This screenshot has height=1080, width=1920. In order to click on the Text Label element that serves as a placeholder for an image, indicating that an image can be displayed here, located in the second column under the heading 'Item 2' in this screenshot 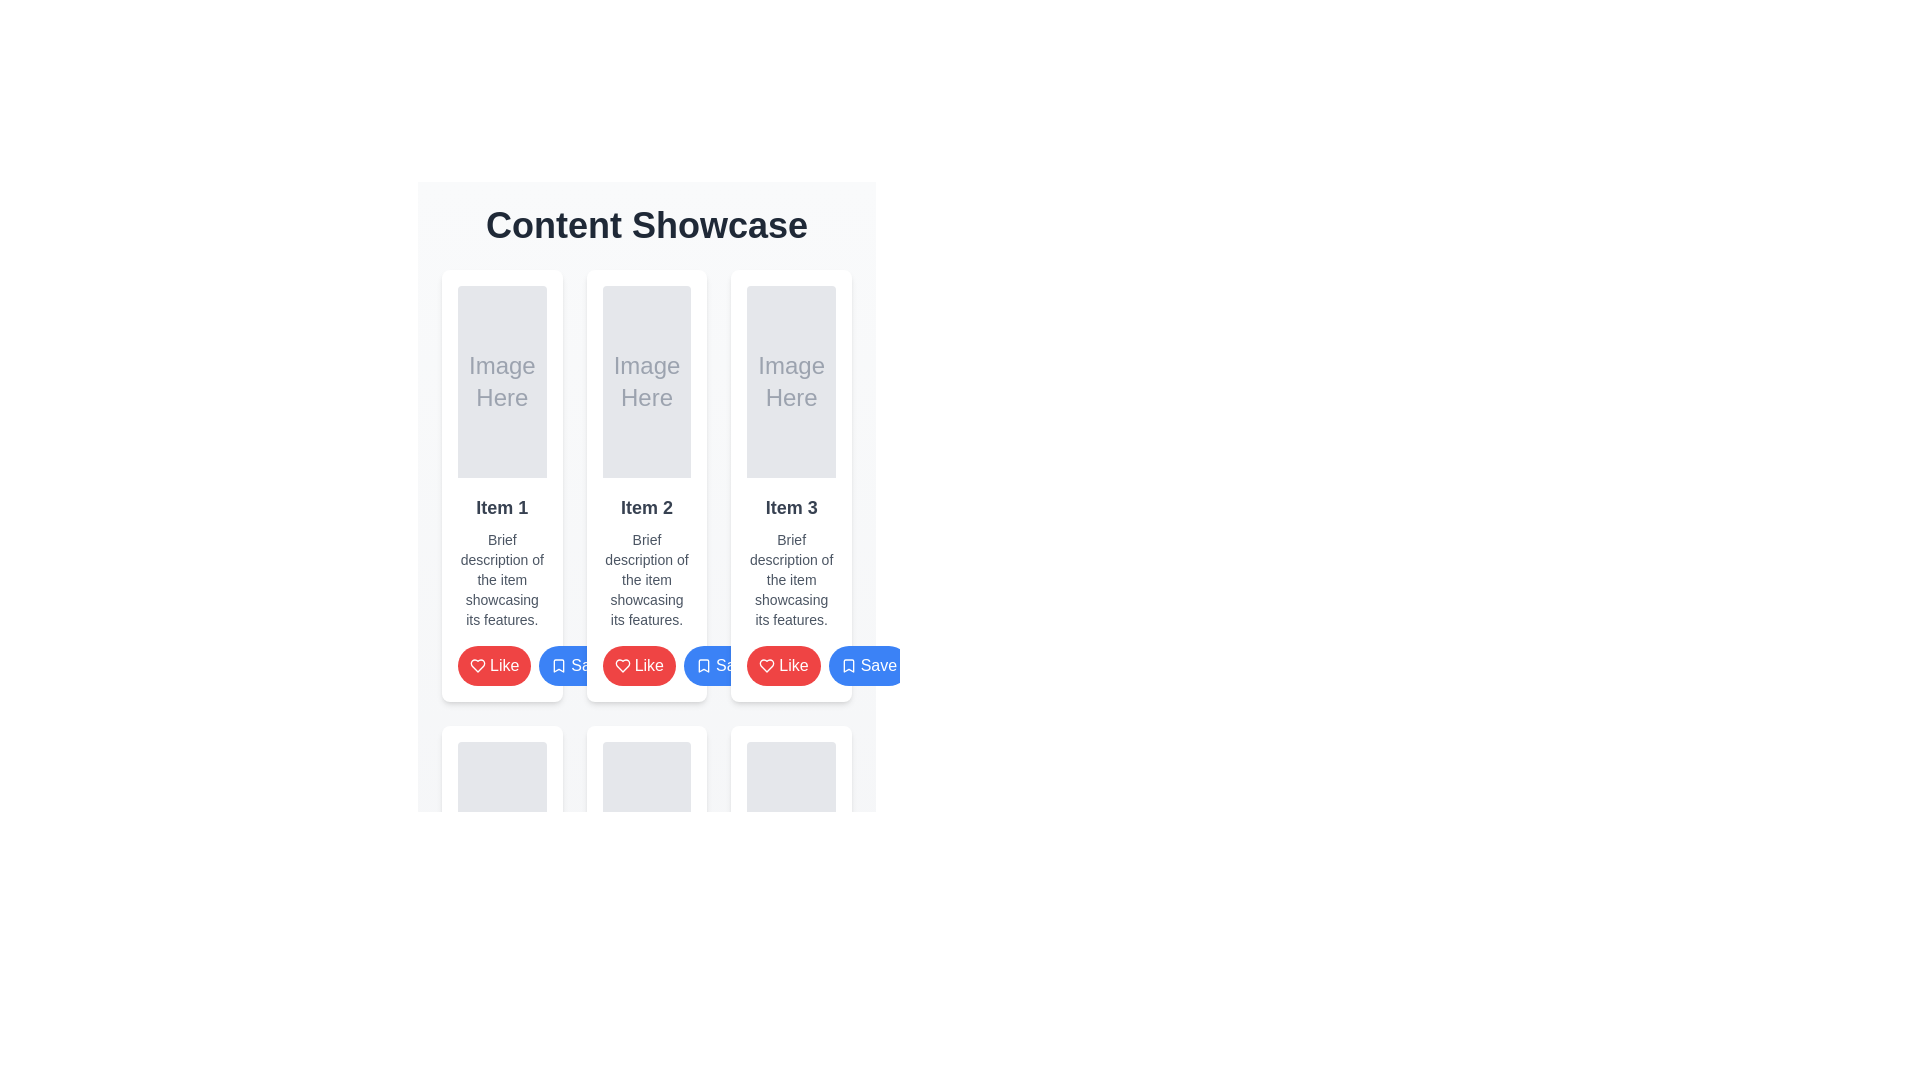, I will do `click(647, 381)`.